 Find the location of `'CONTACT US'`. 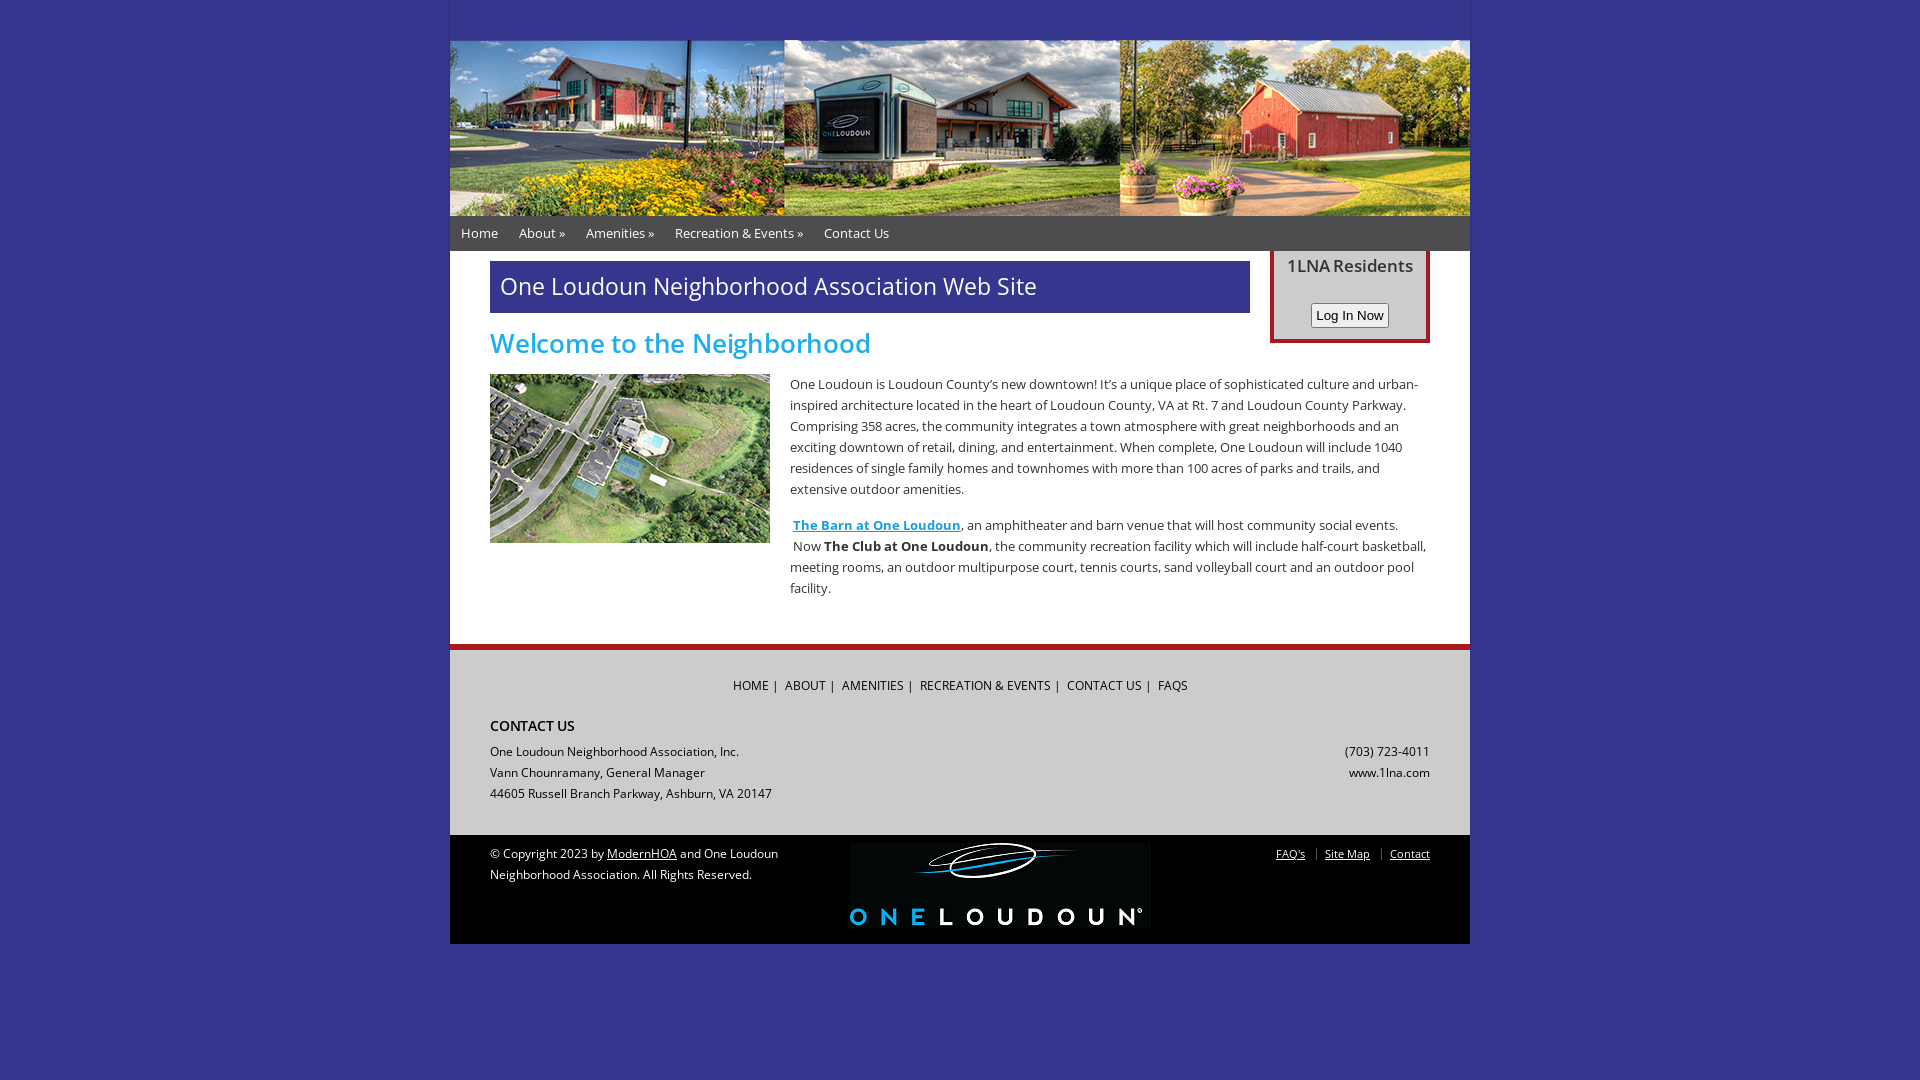

'CONTACT US' is located at coordinates (1102, 684).